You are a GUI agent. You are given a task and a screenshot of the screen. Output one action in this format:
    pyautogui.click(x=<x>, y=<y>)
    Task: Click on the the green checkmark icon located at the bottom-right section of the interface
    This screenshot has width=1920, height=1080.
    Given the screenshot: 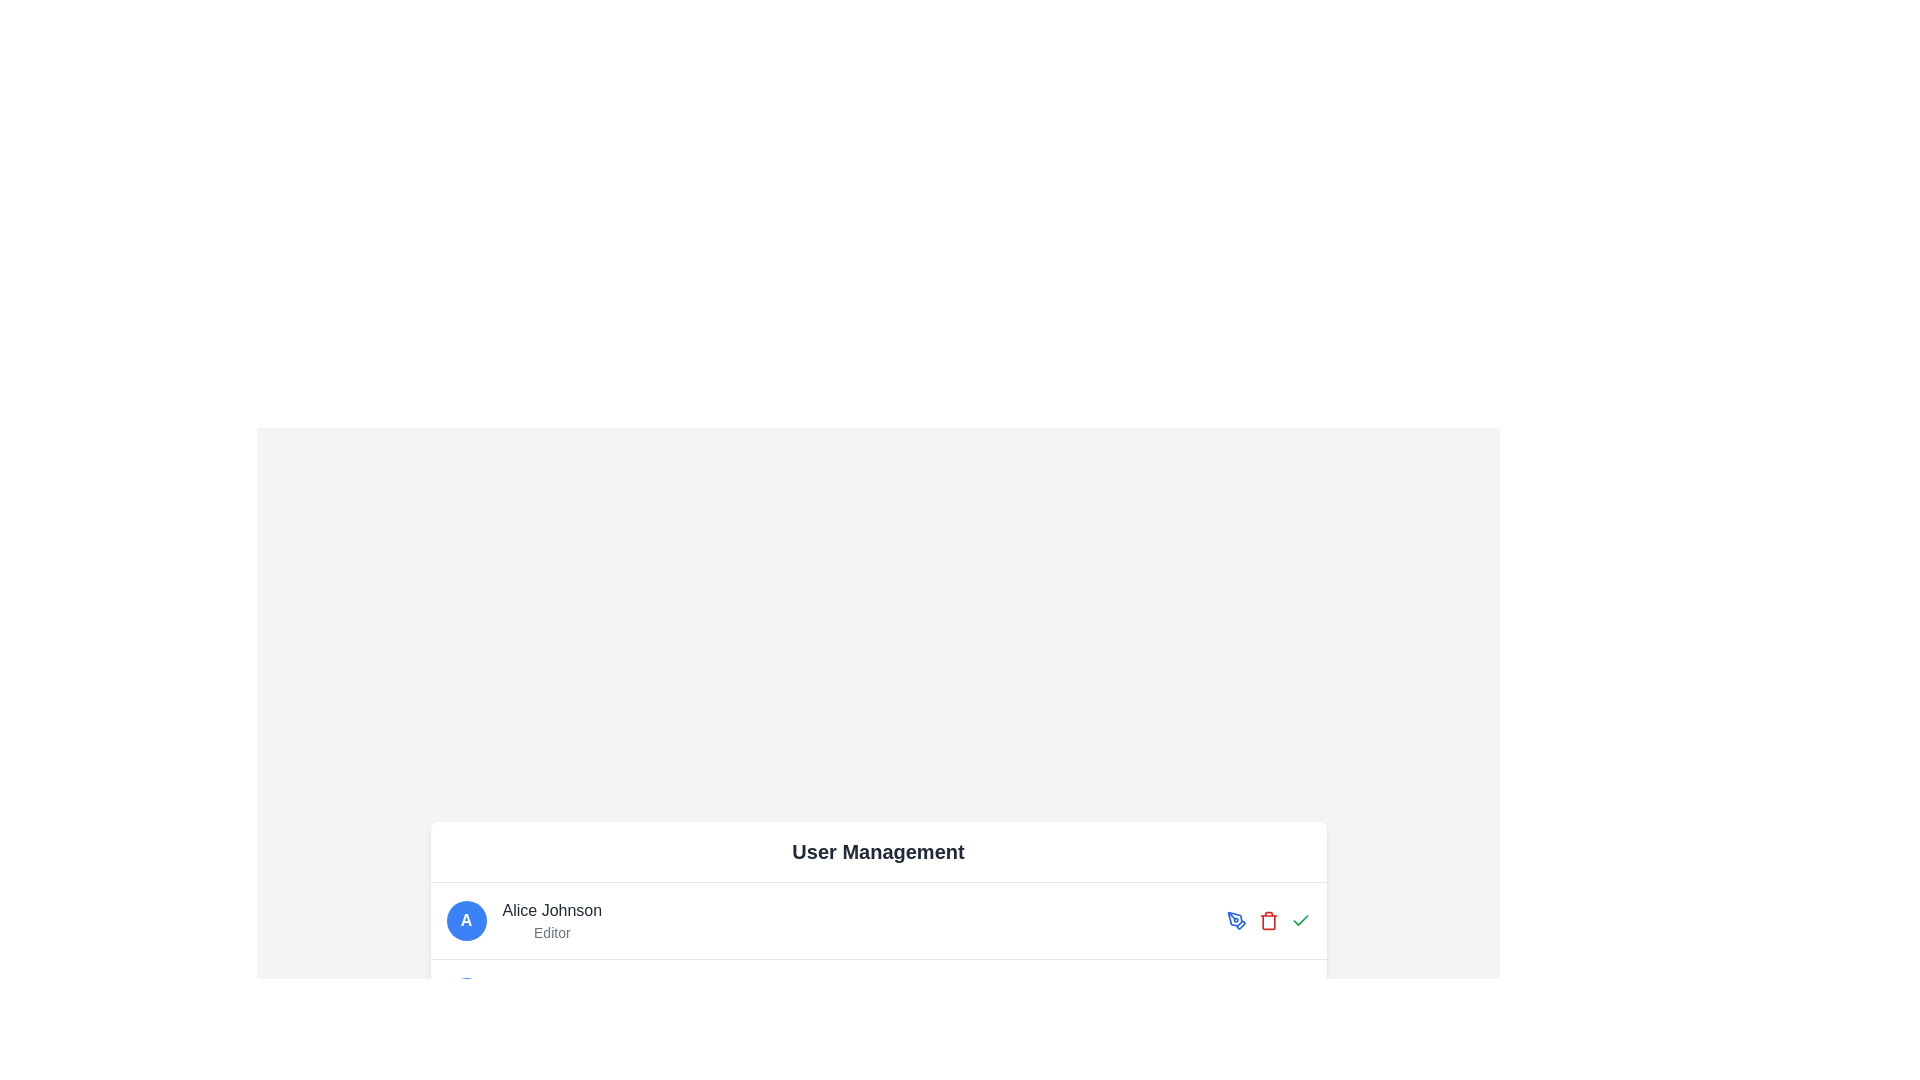 What is the action you would take?
    pyautogui.click(x=1300, y=921)
    